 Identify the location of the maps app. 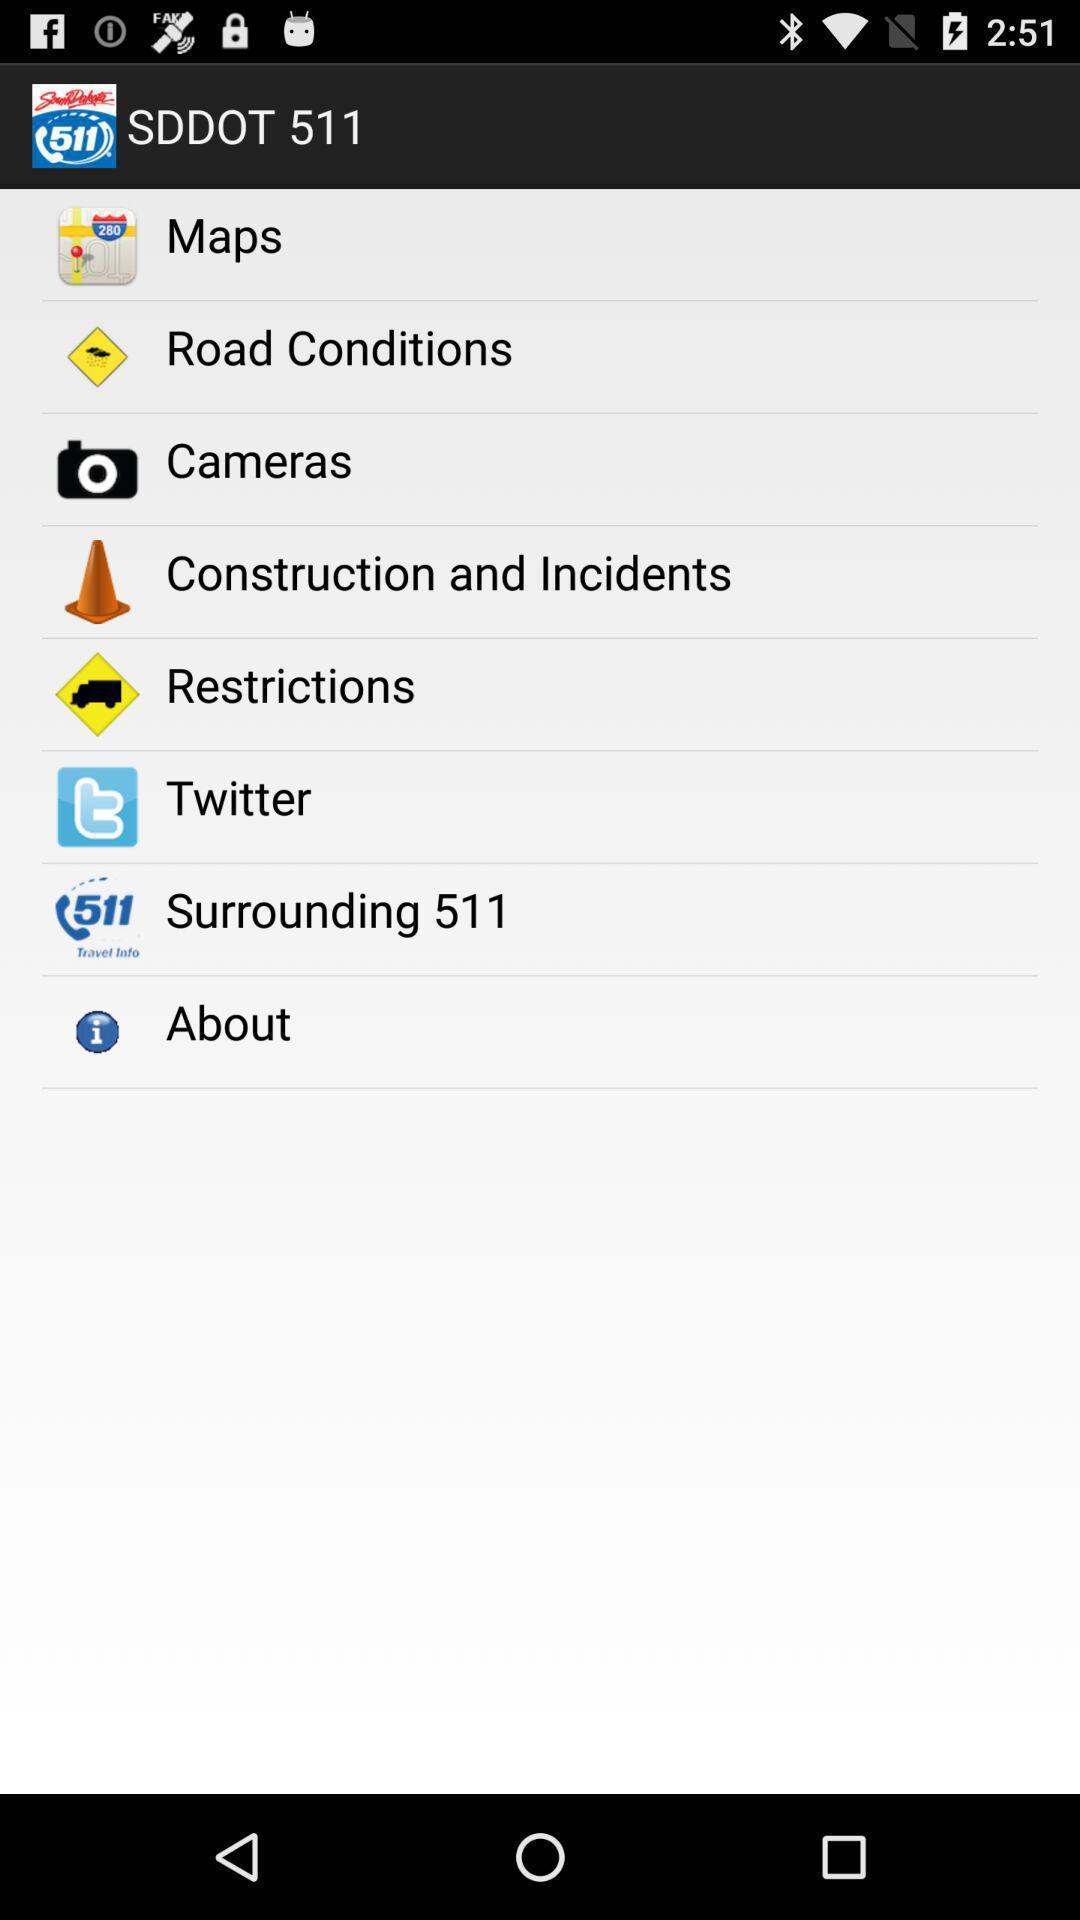
(224, 234).